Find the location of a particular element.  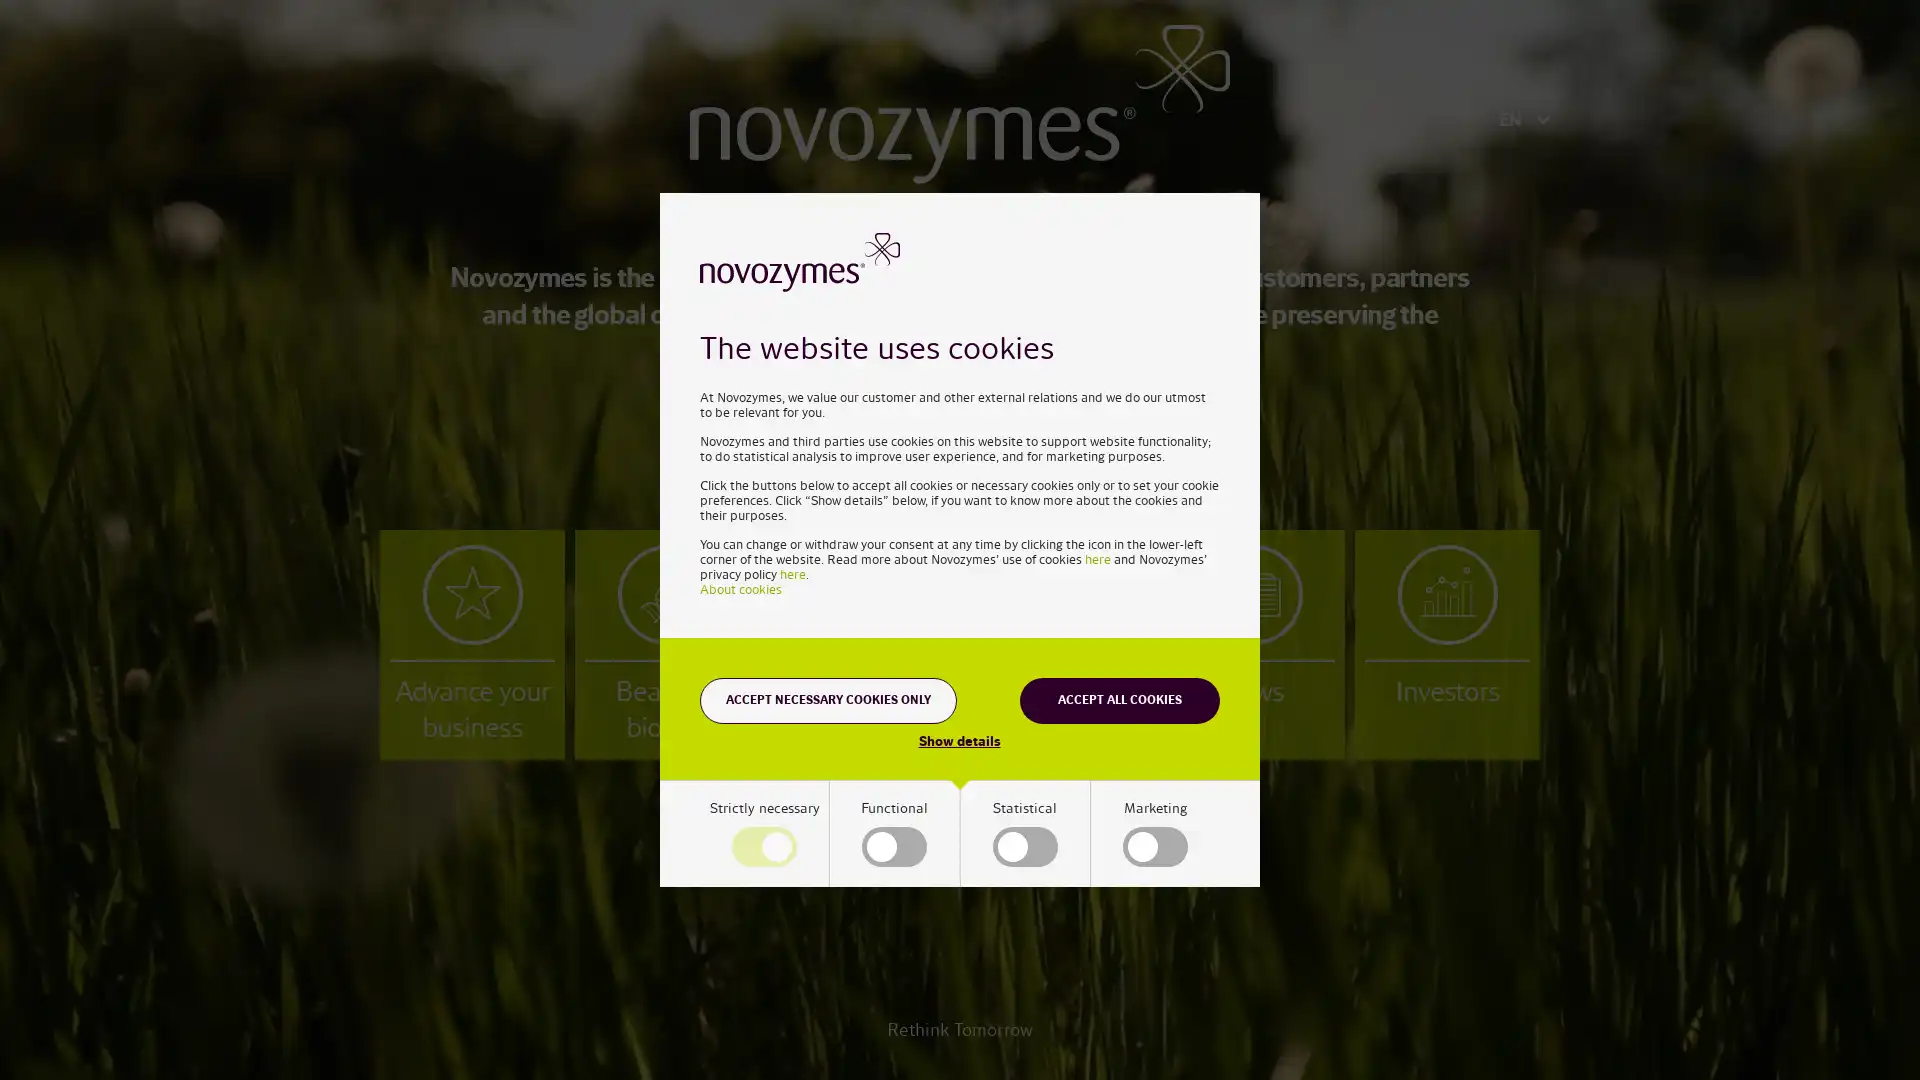

Accept all cookies is located at coordinates (1118, 698).